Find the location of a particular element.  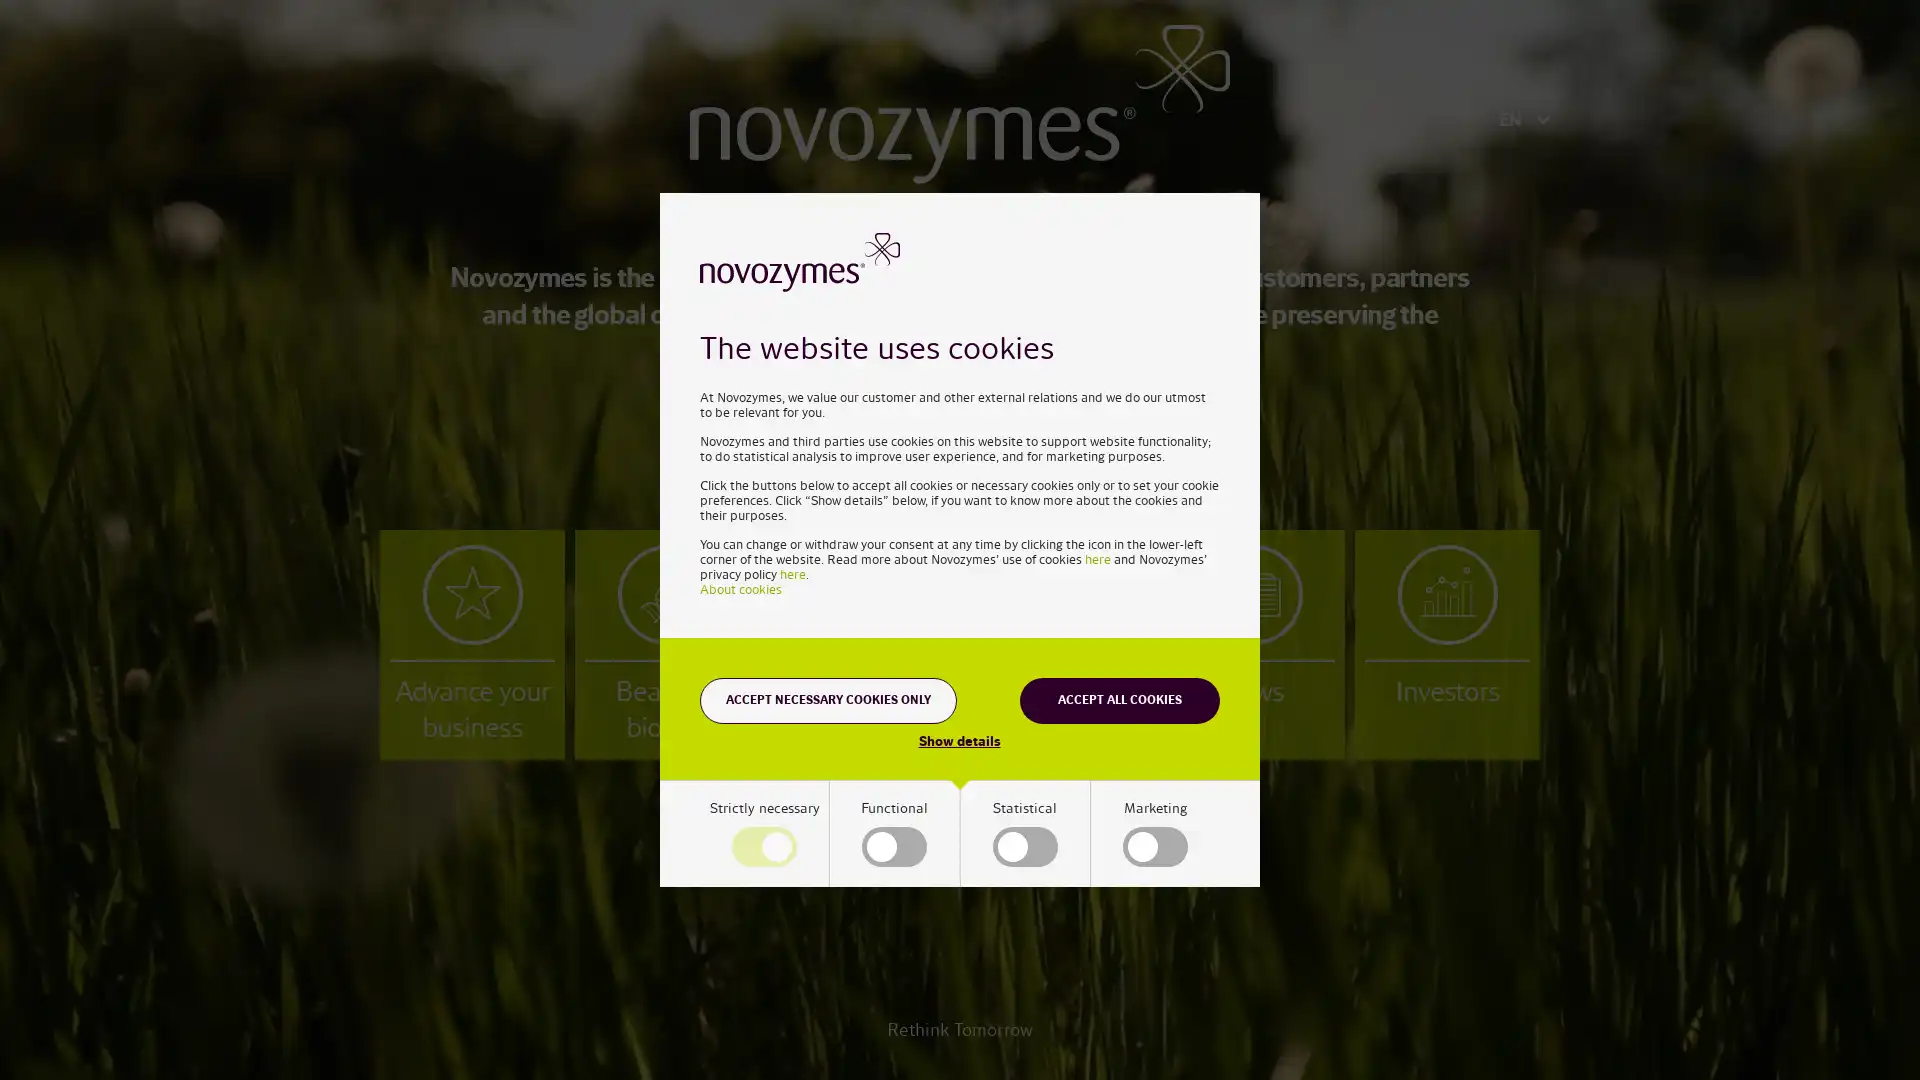

Accept all cookies is located at coordinates (1118, 698).